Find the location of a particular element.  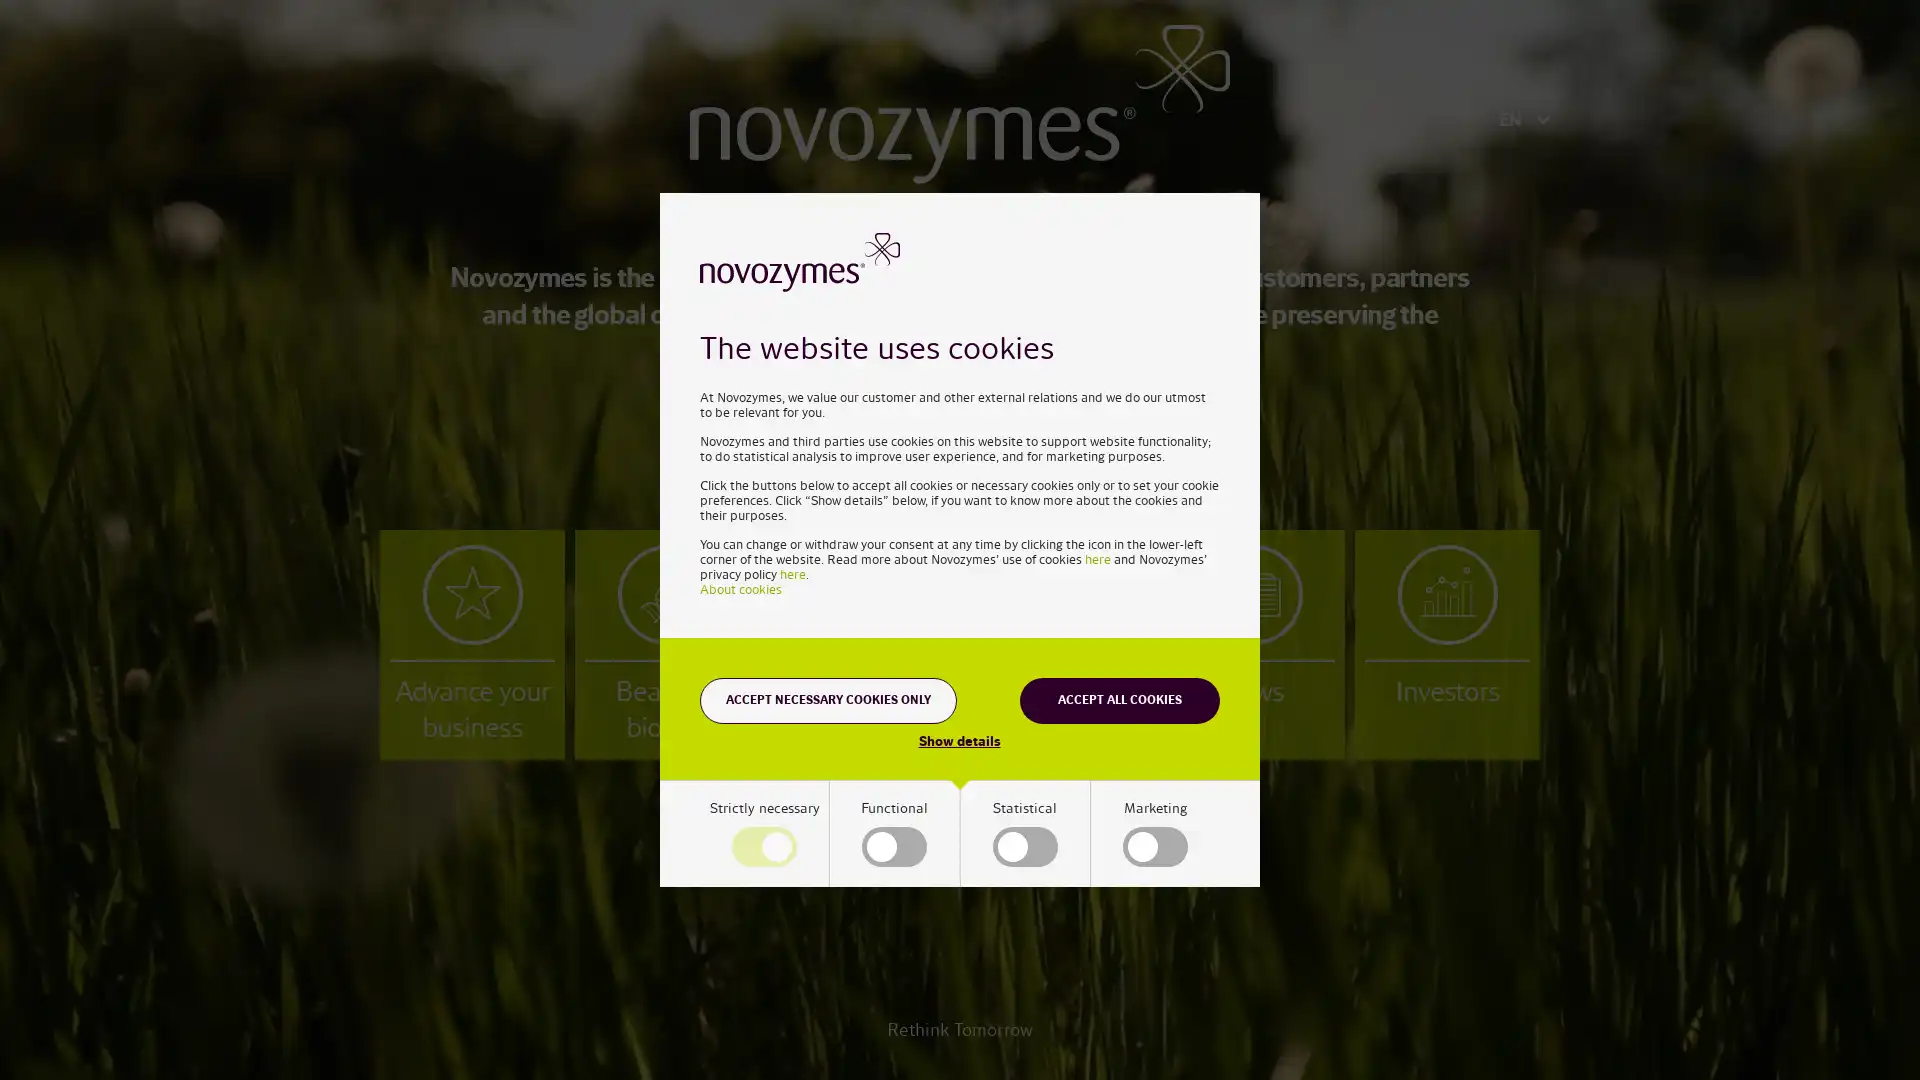

Accept all cookies is located at coordinates (1118, 698).